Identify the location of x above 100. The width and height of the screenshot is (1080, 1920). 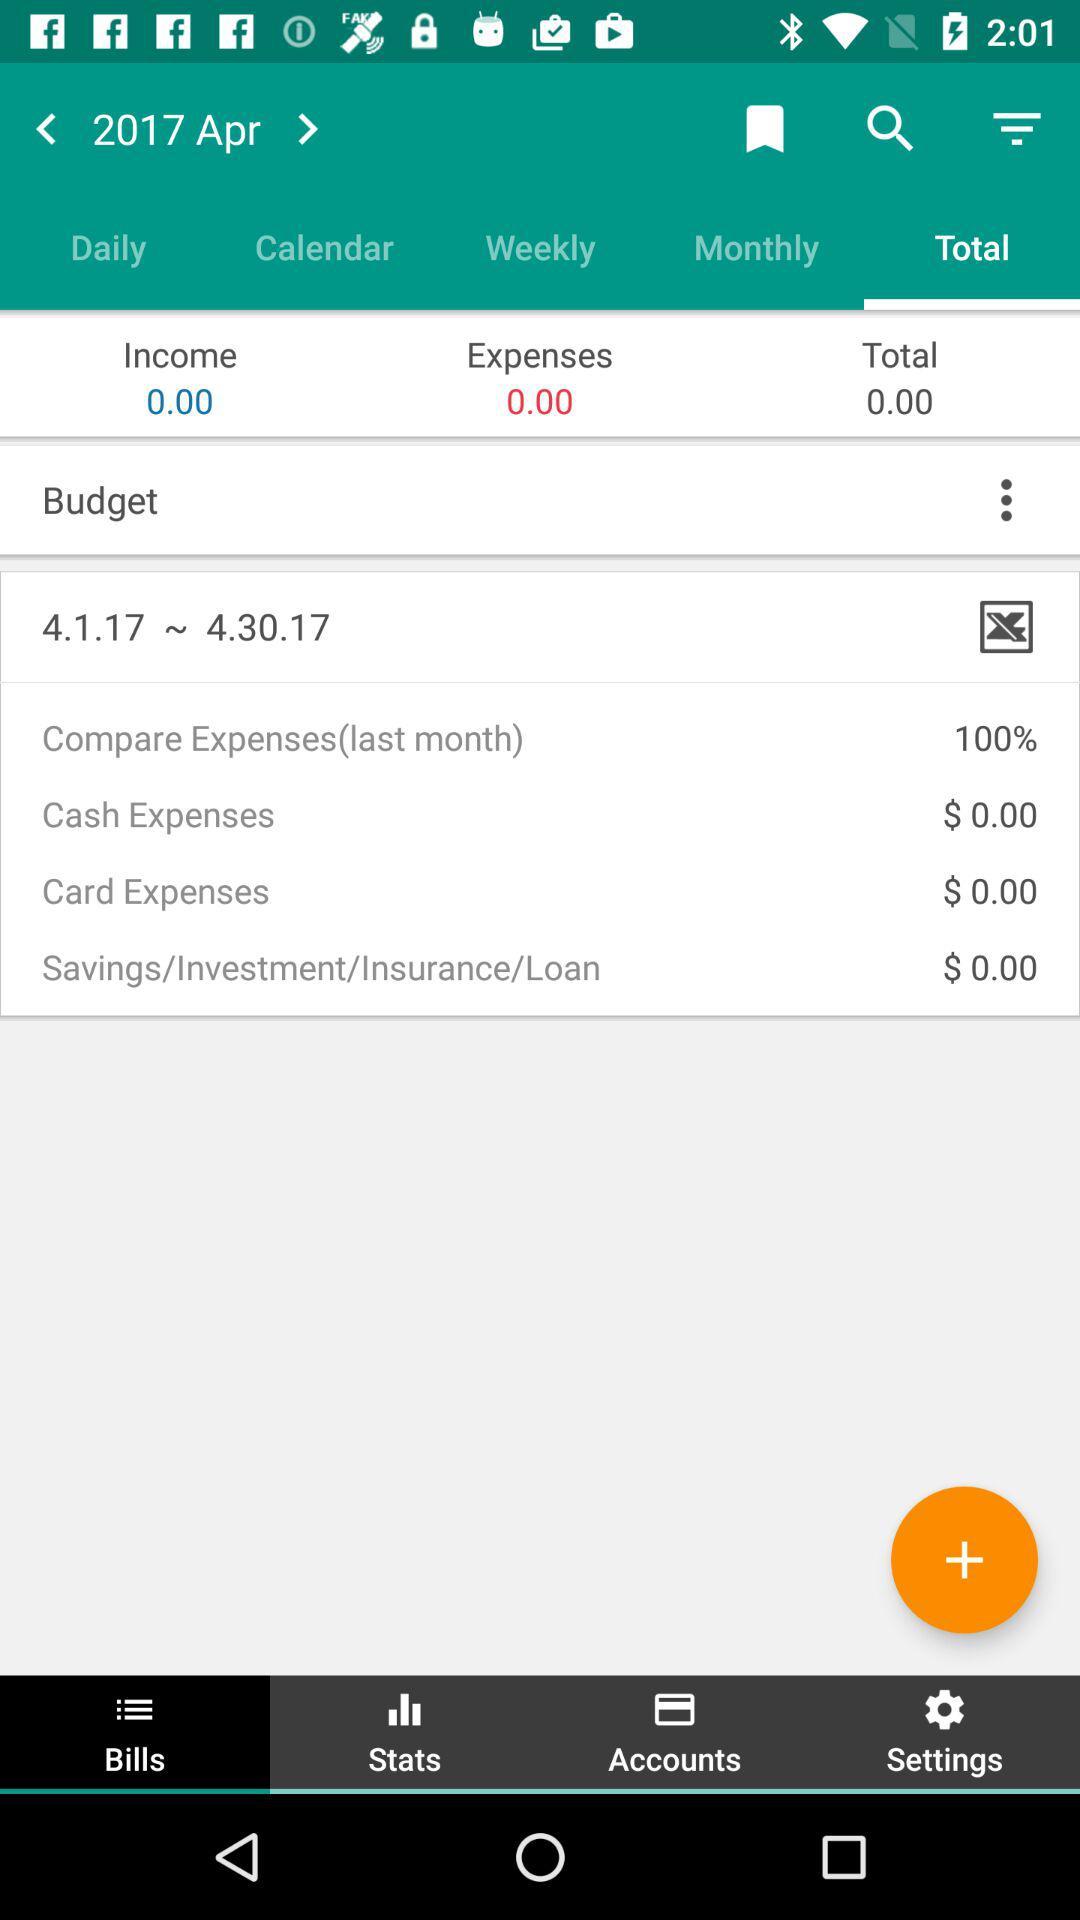
(1006, 625).